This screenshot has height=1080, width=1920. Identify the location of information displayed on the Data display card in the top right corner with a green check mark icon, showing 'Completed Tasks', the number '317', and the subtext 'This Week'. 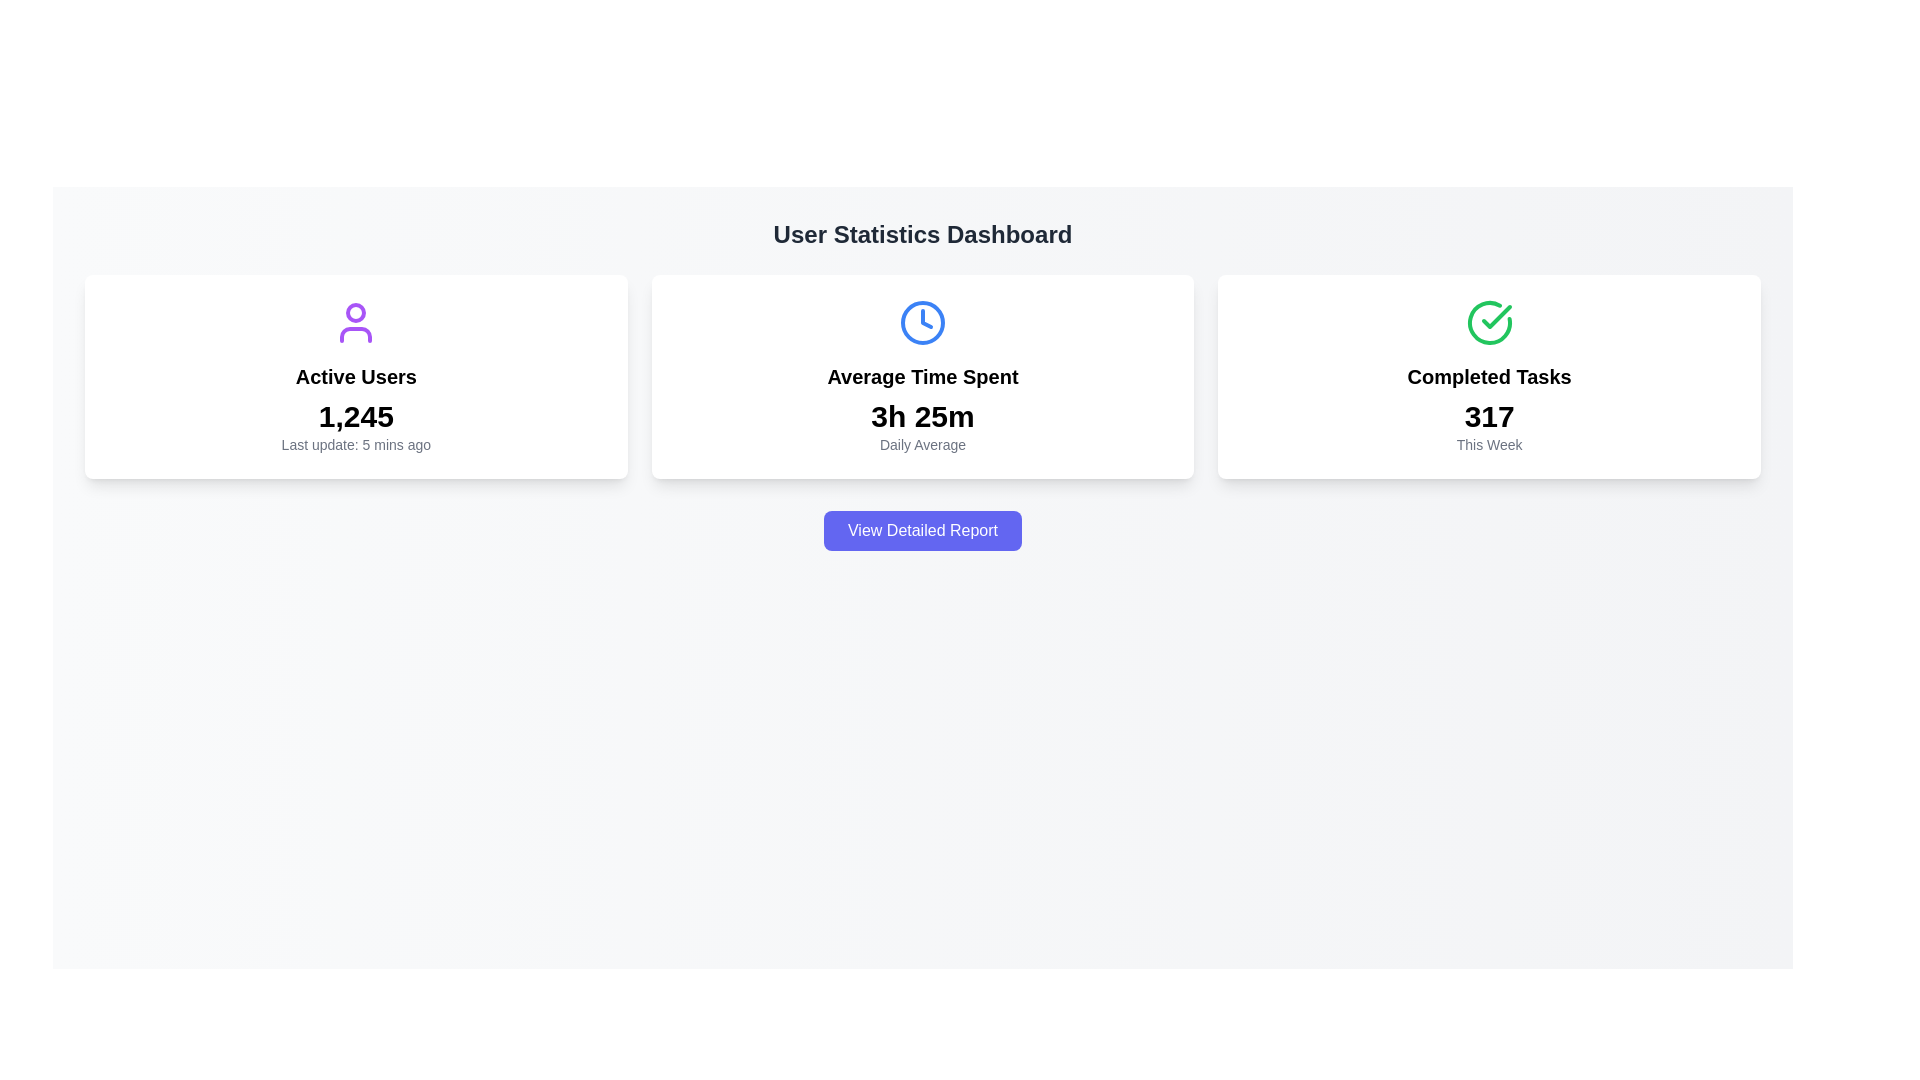
(1489, 377).